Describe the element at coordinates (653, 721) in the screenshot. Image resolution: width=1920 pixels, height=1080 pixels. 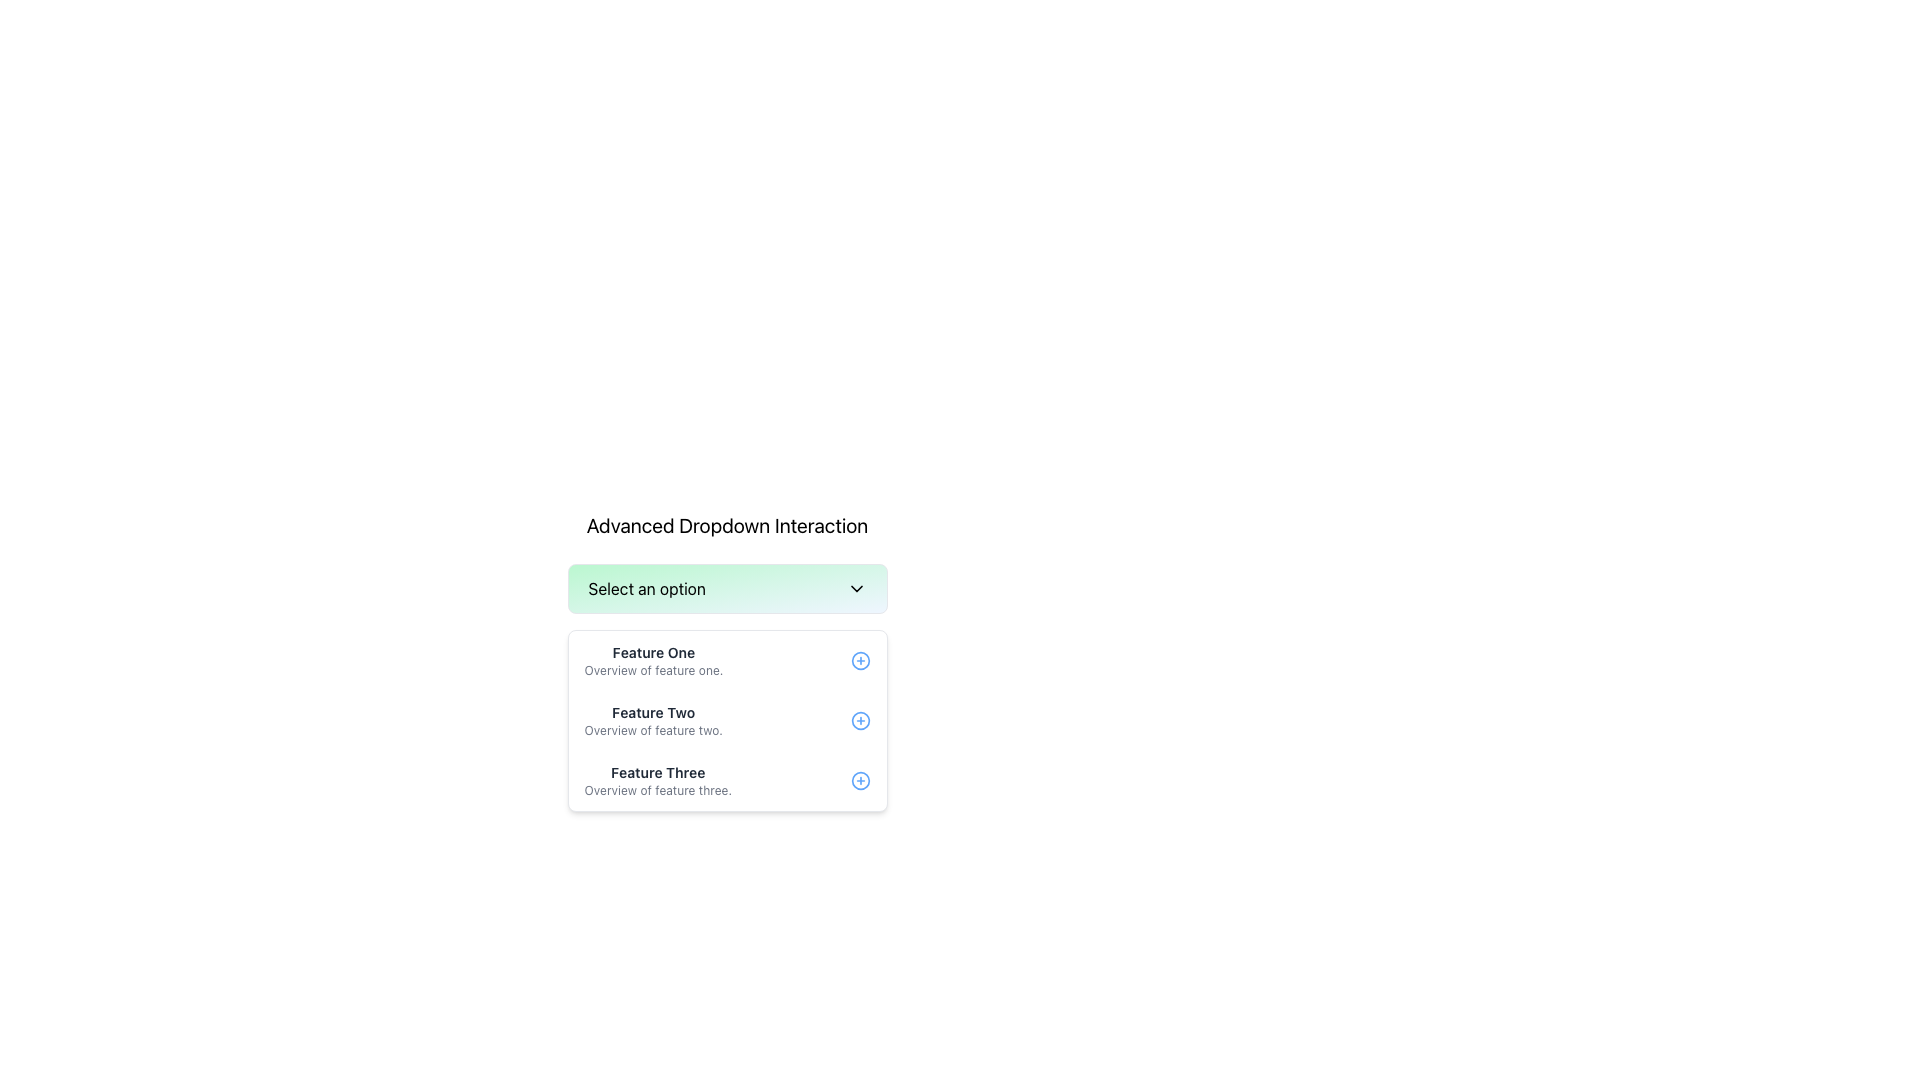
I see `to select the second option in the dropdown menu that serves as a selectable feature between 'Feature One' and 'Feature Three'` at that location.